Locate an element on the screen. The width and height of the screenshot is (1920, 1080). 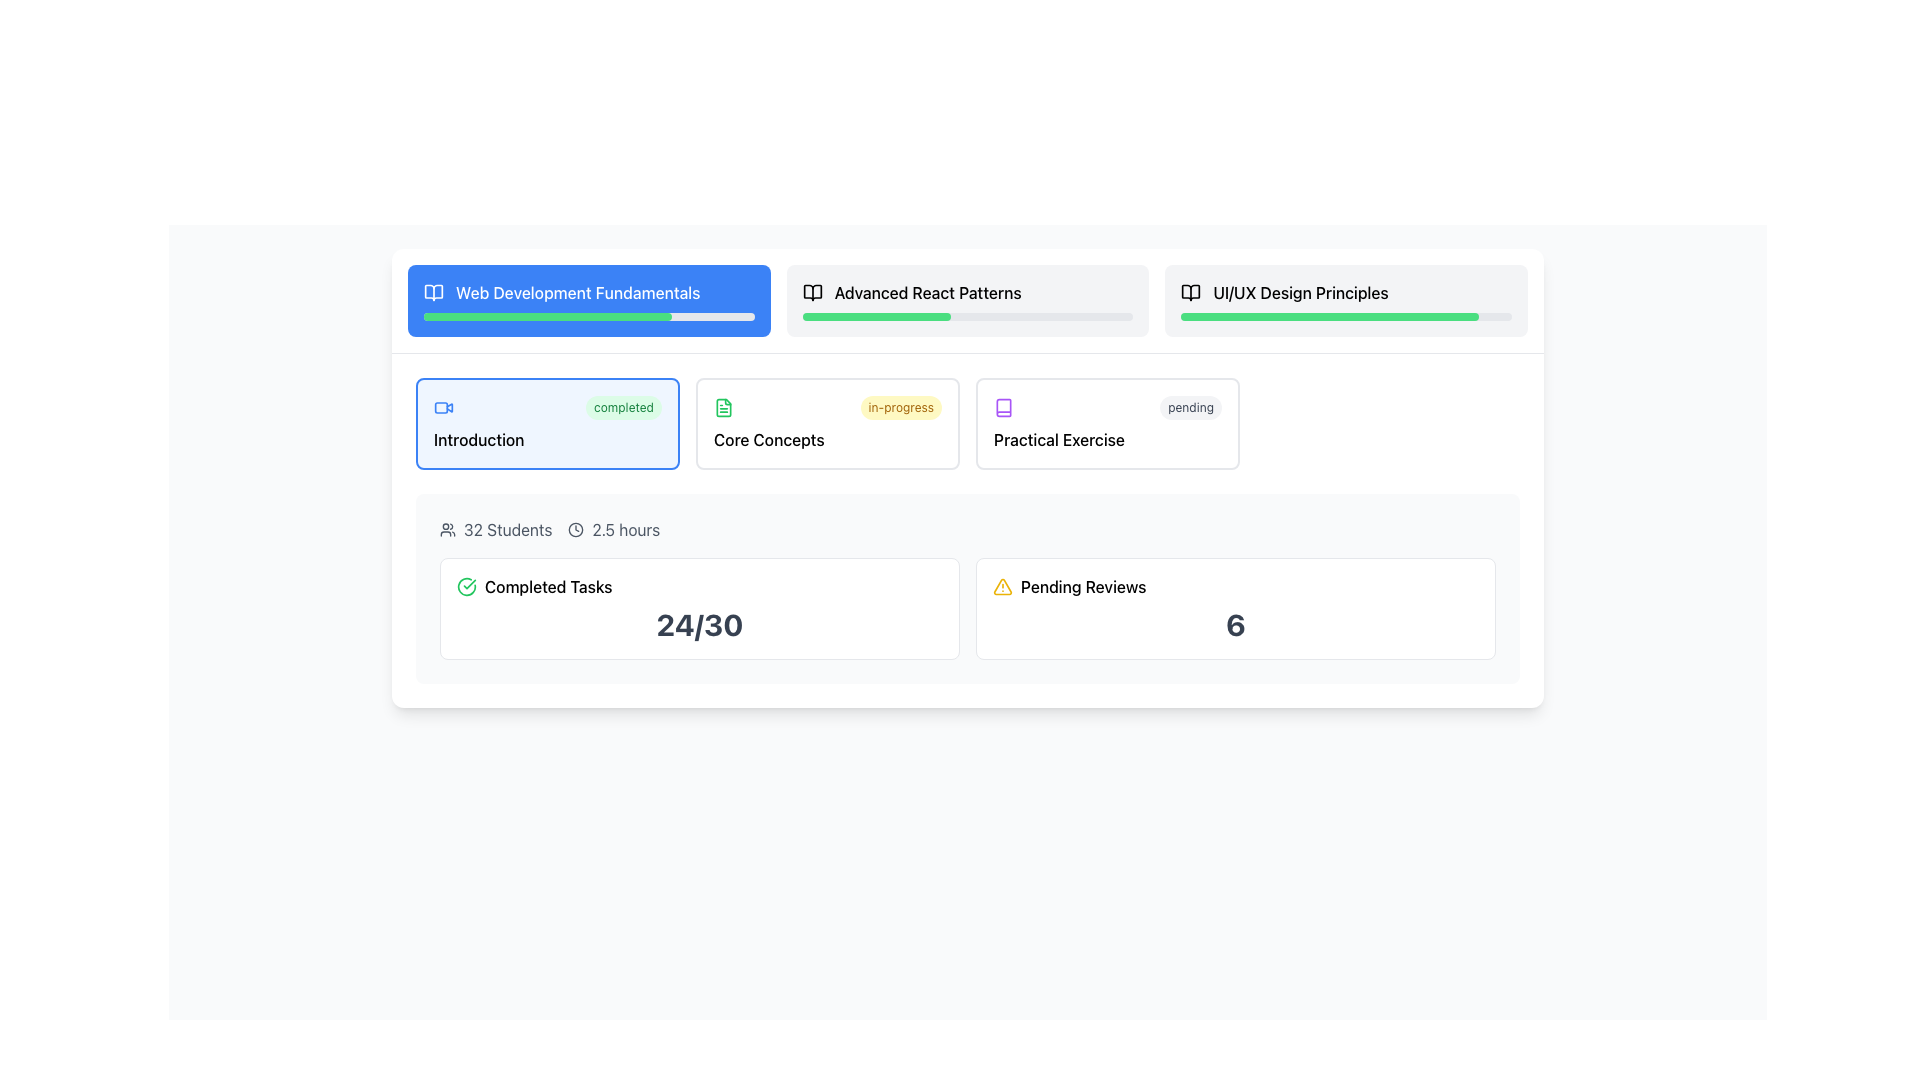
the SVG graphic icon resembling a book located in the header section under the 'Web Development Fundamentals' tab is located at coordinates (1003, 407).